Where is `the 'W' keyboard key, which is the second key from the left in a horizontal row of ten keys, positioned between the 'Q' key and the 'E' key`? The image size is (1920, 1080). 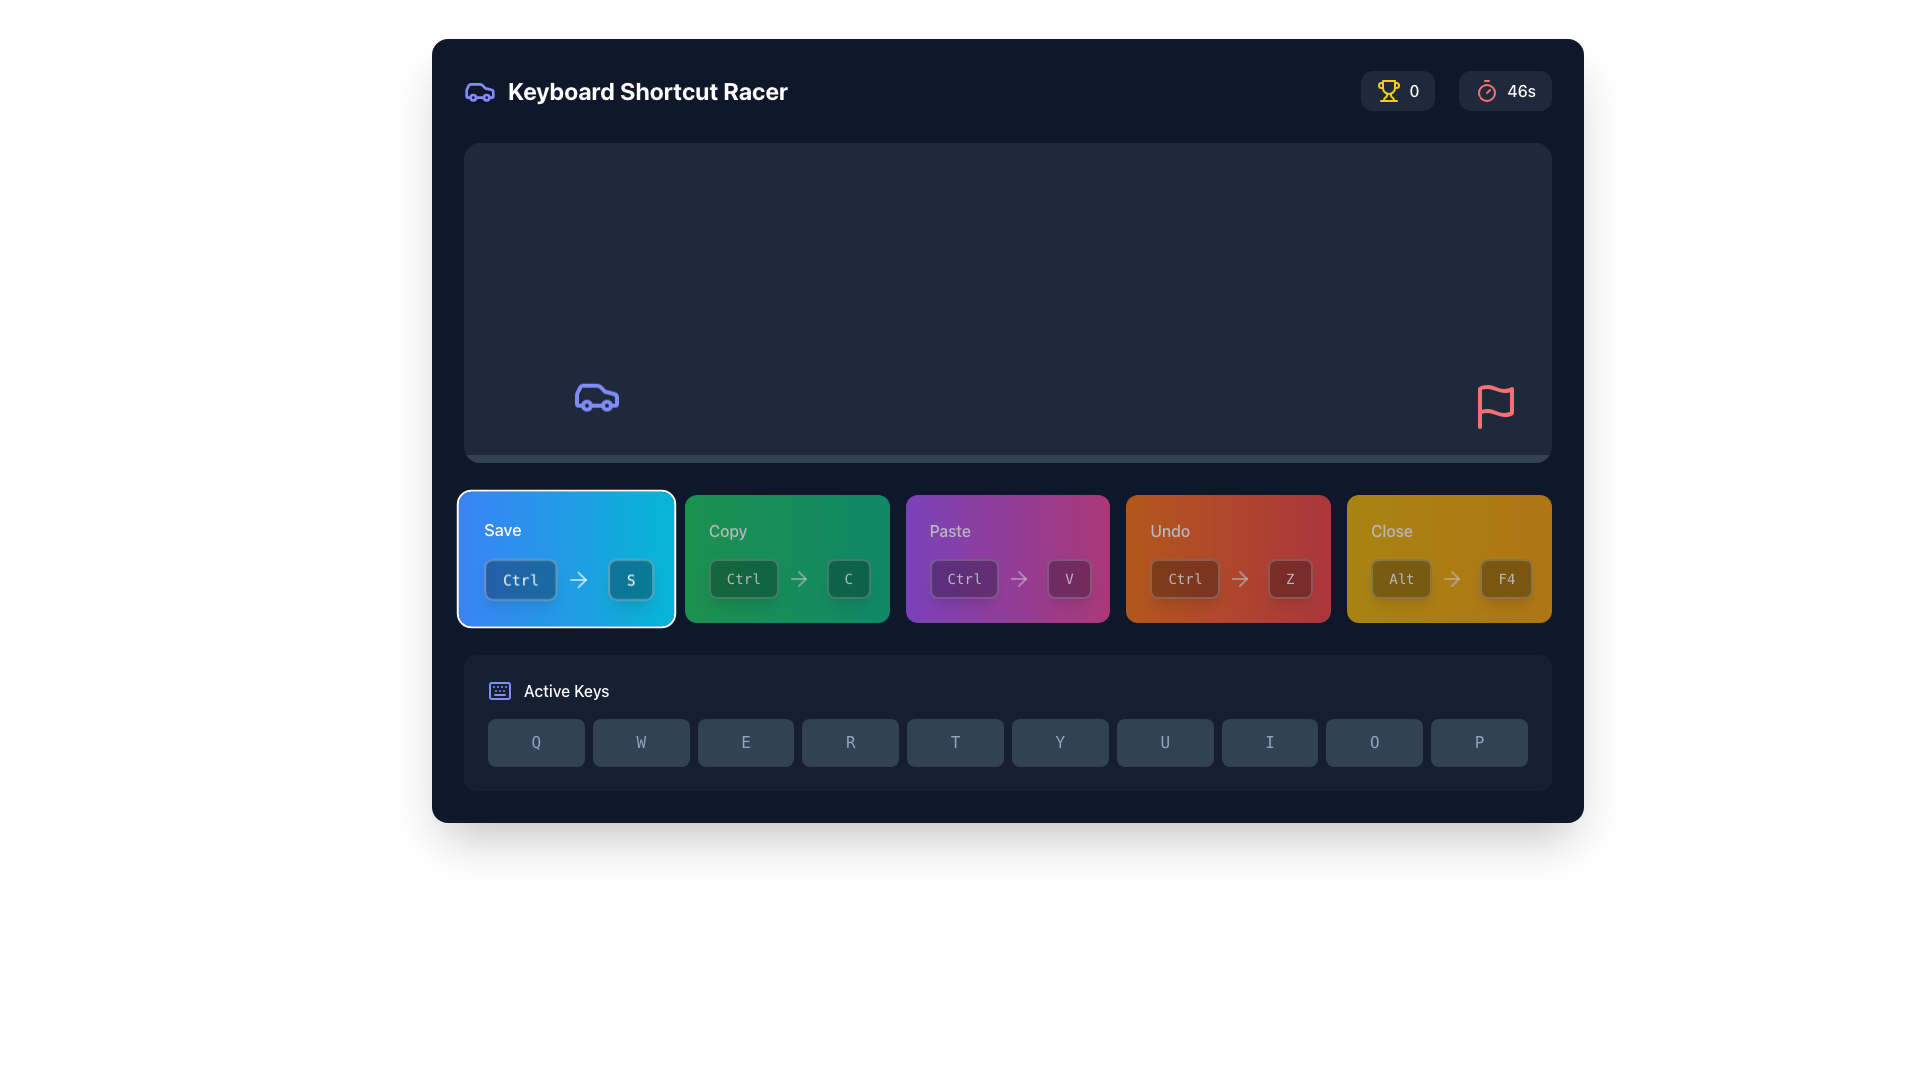 the 'W' keyboard key, which is the second key from the left in a horizontal row of ten keys, positioned between the 'Q' key and the 'E' key is located at coordinates (641, 743).